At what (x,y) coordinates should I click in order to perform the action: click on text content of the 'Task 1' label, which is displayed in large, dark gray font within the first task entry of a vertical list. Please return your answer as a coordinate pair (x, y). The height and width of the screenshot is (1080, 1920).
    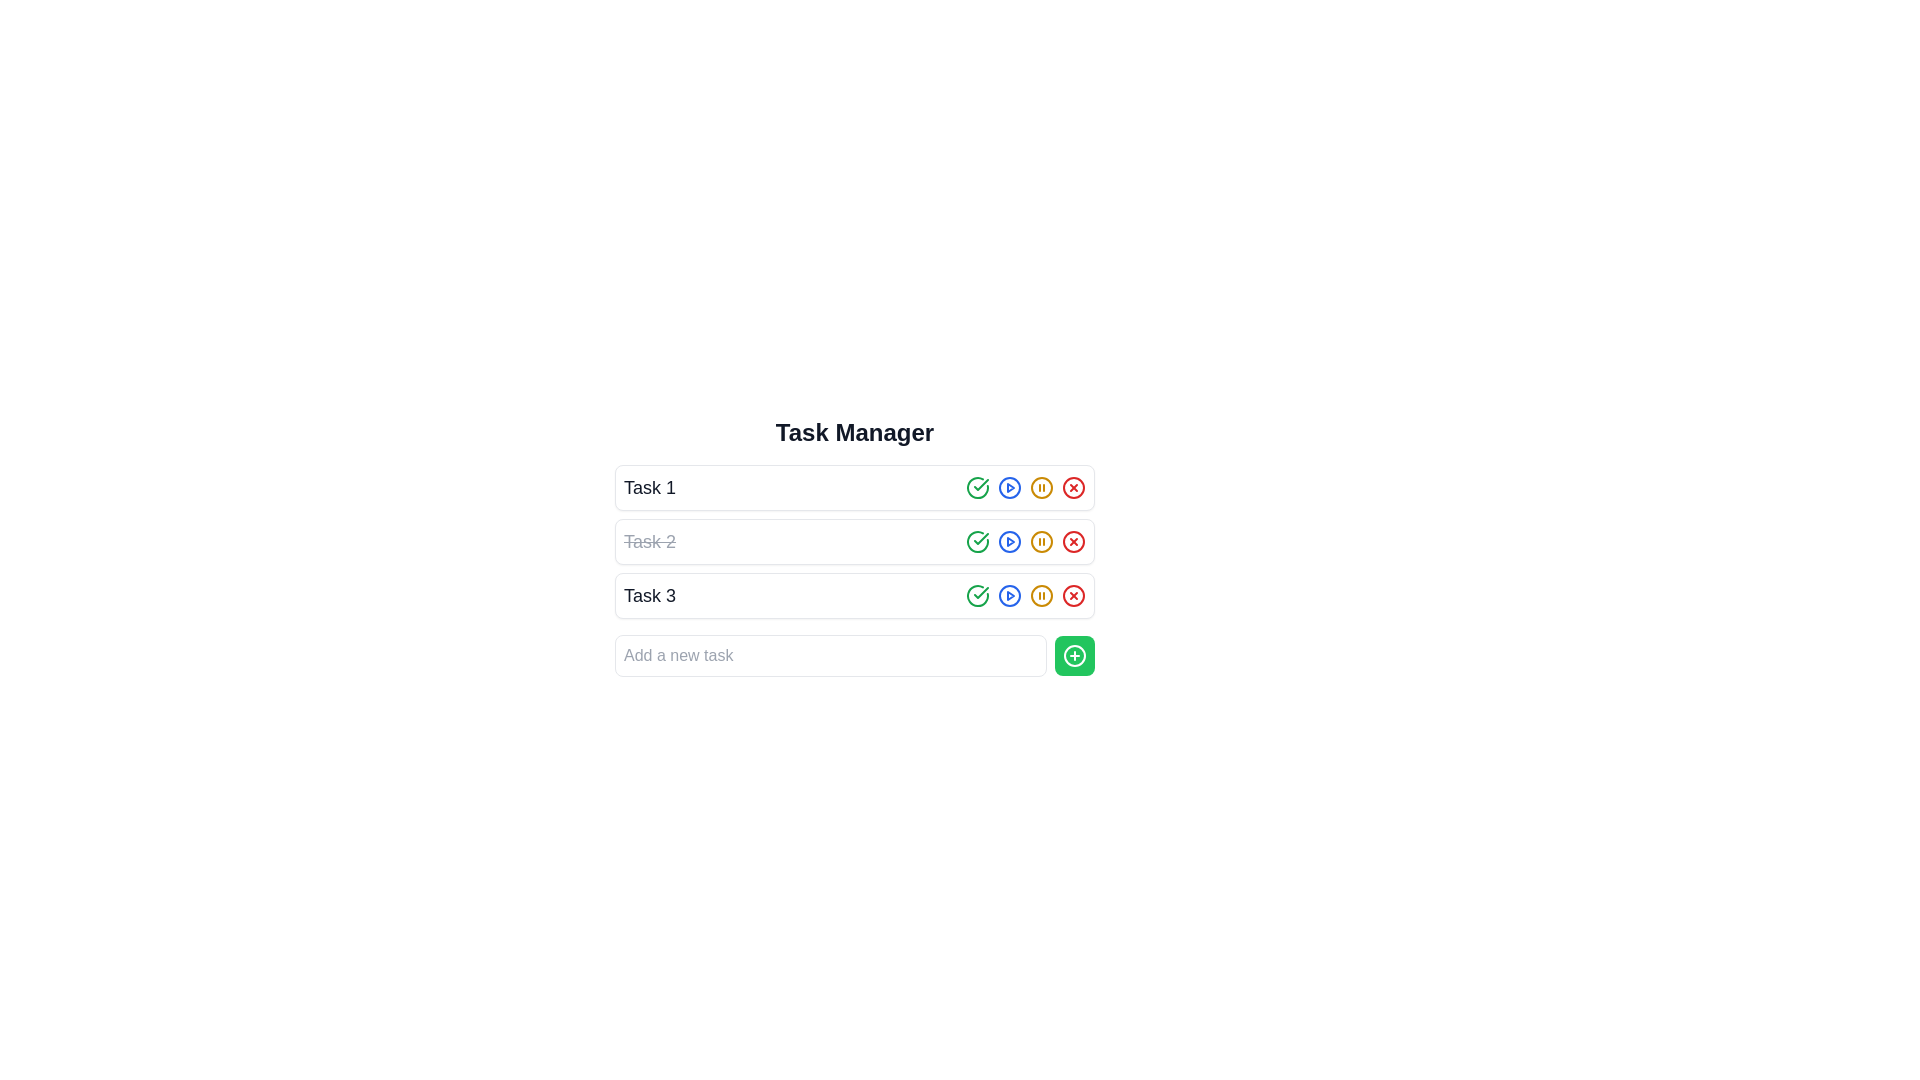
    Looking at the image, I should click on (650, 488).